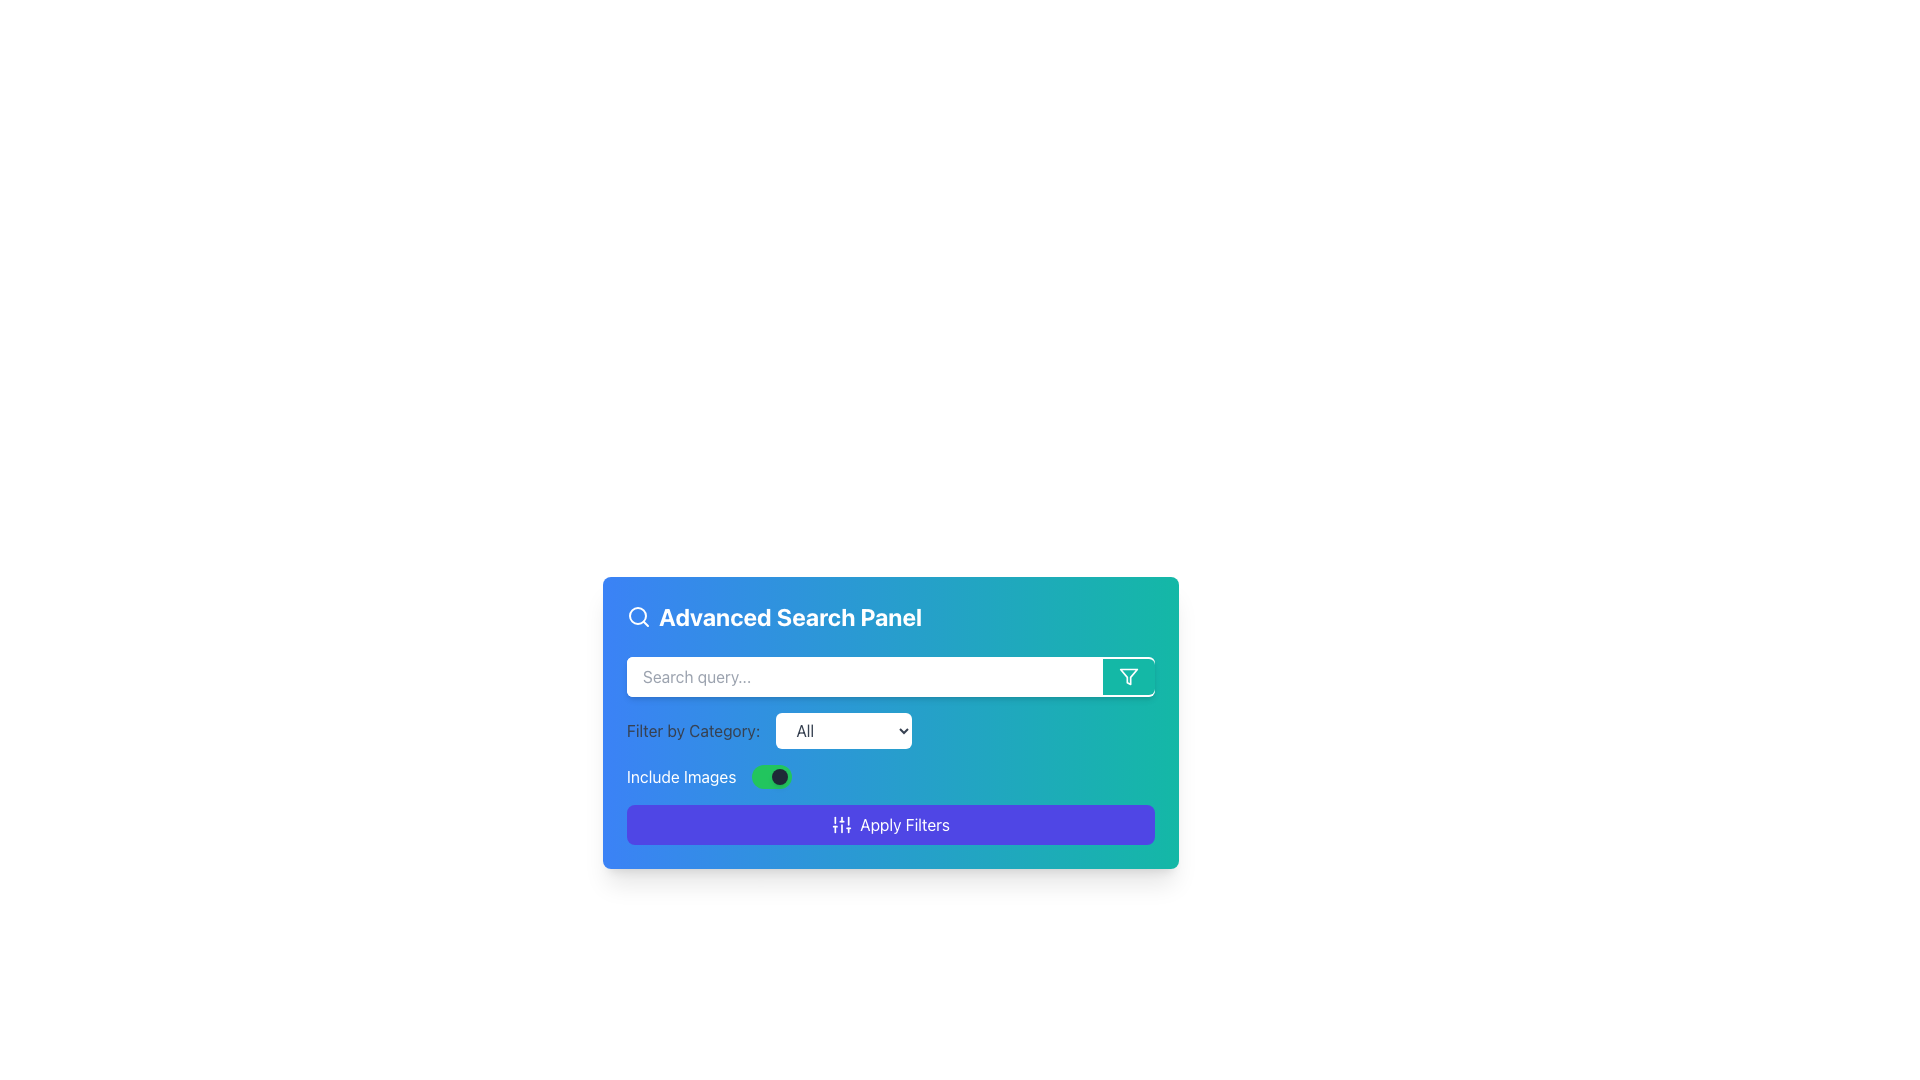 The width and height of the screenshot is (1920, 1080). What do you see at coordinates (693, 731) in the screenshot?
I see `the Text label that serves as a descriptor for the adjacent category-selection dropdown labeled 'All'` at bounding box center [693, 731].